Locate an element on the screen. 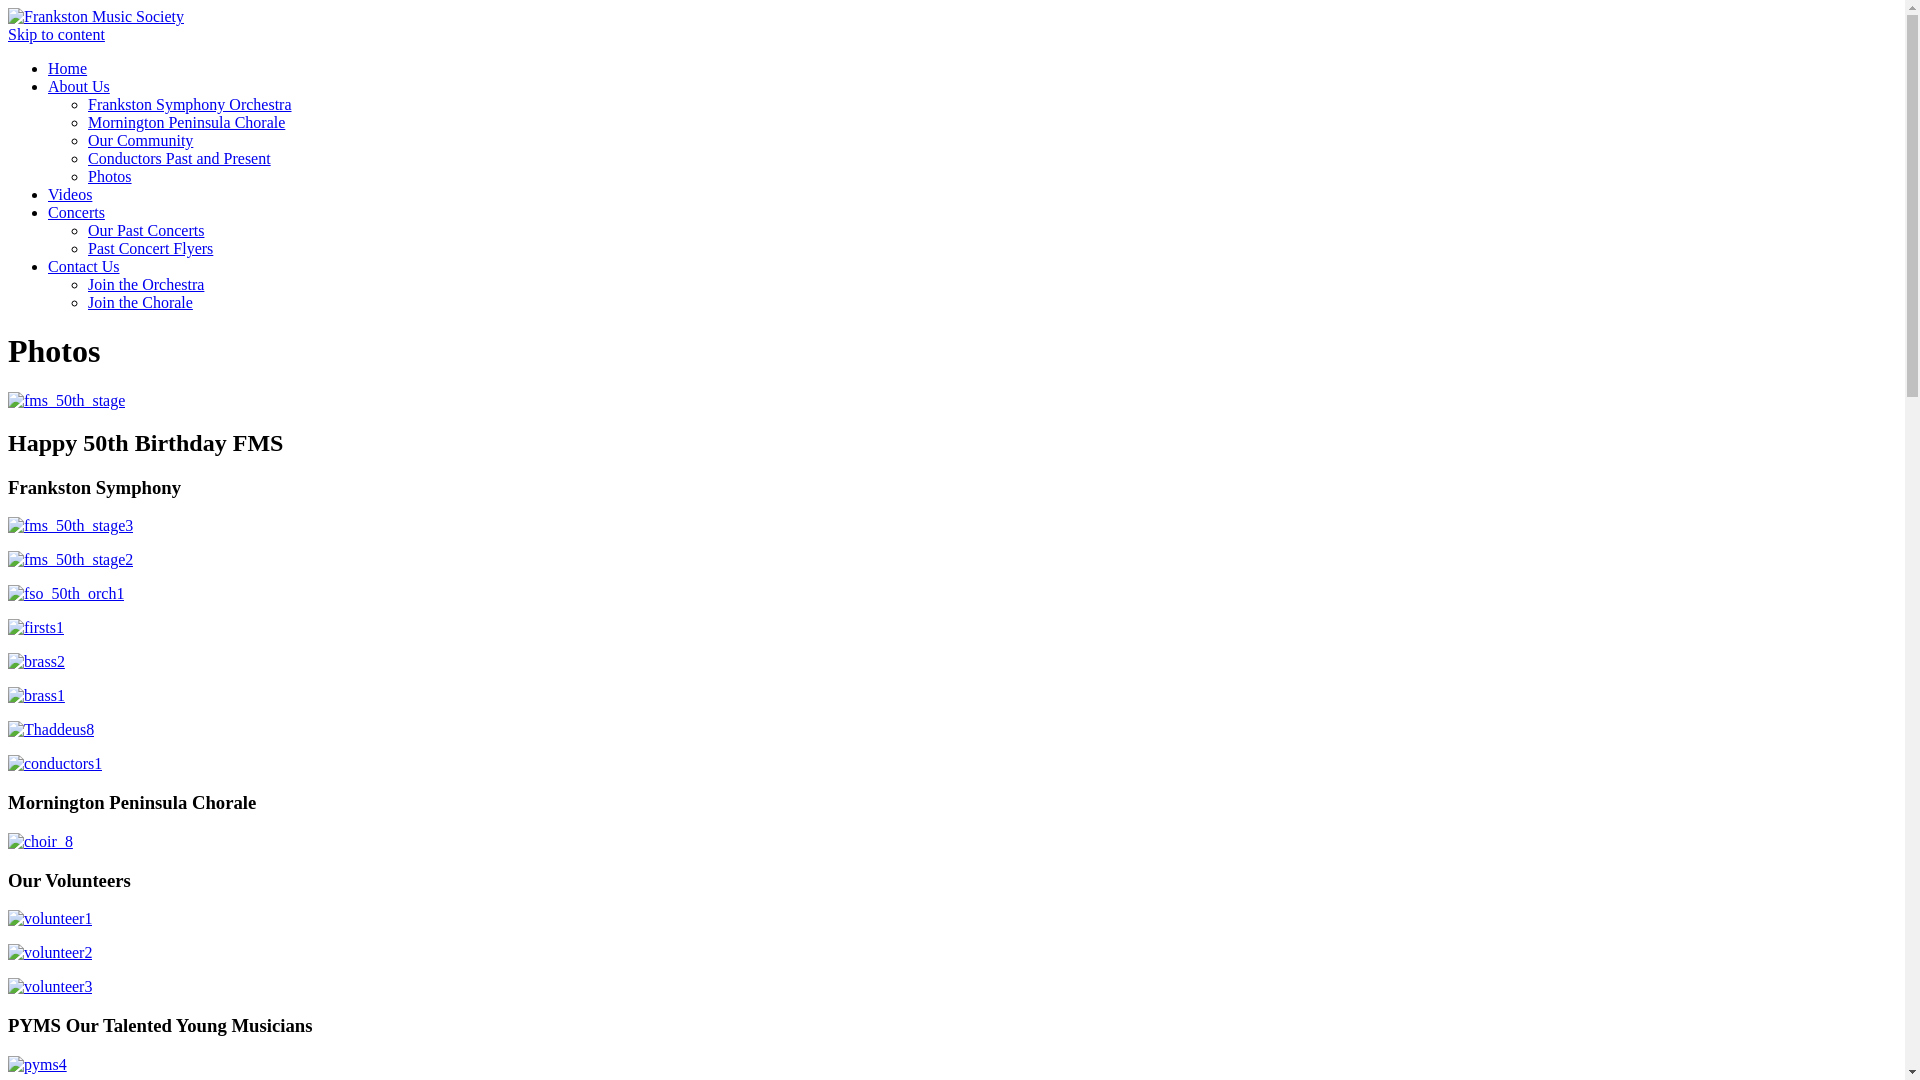 The width and height of the screenshot is (1920, 1080). 'Skip to content' is located at coordinates (8, 34).